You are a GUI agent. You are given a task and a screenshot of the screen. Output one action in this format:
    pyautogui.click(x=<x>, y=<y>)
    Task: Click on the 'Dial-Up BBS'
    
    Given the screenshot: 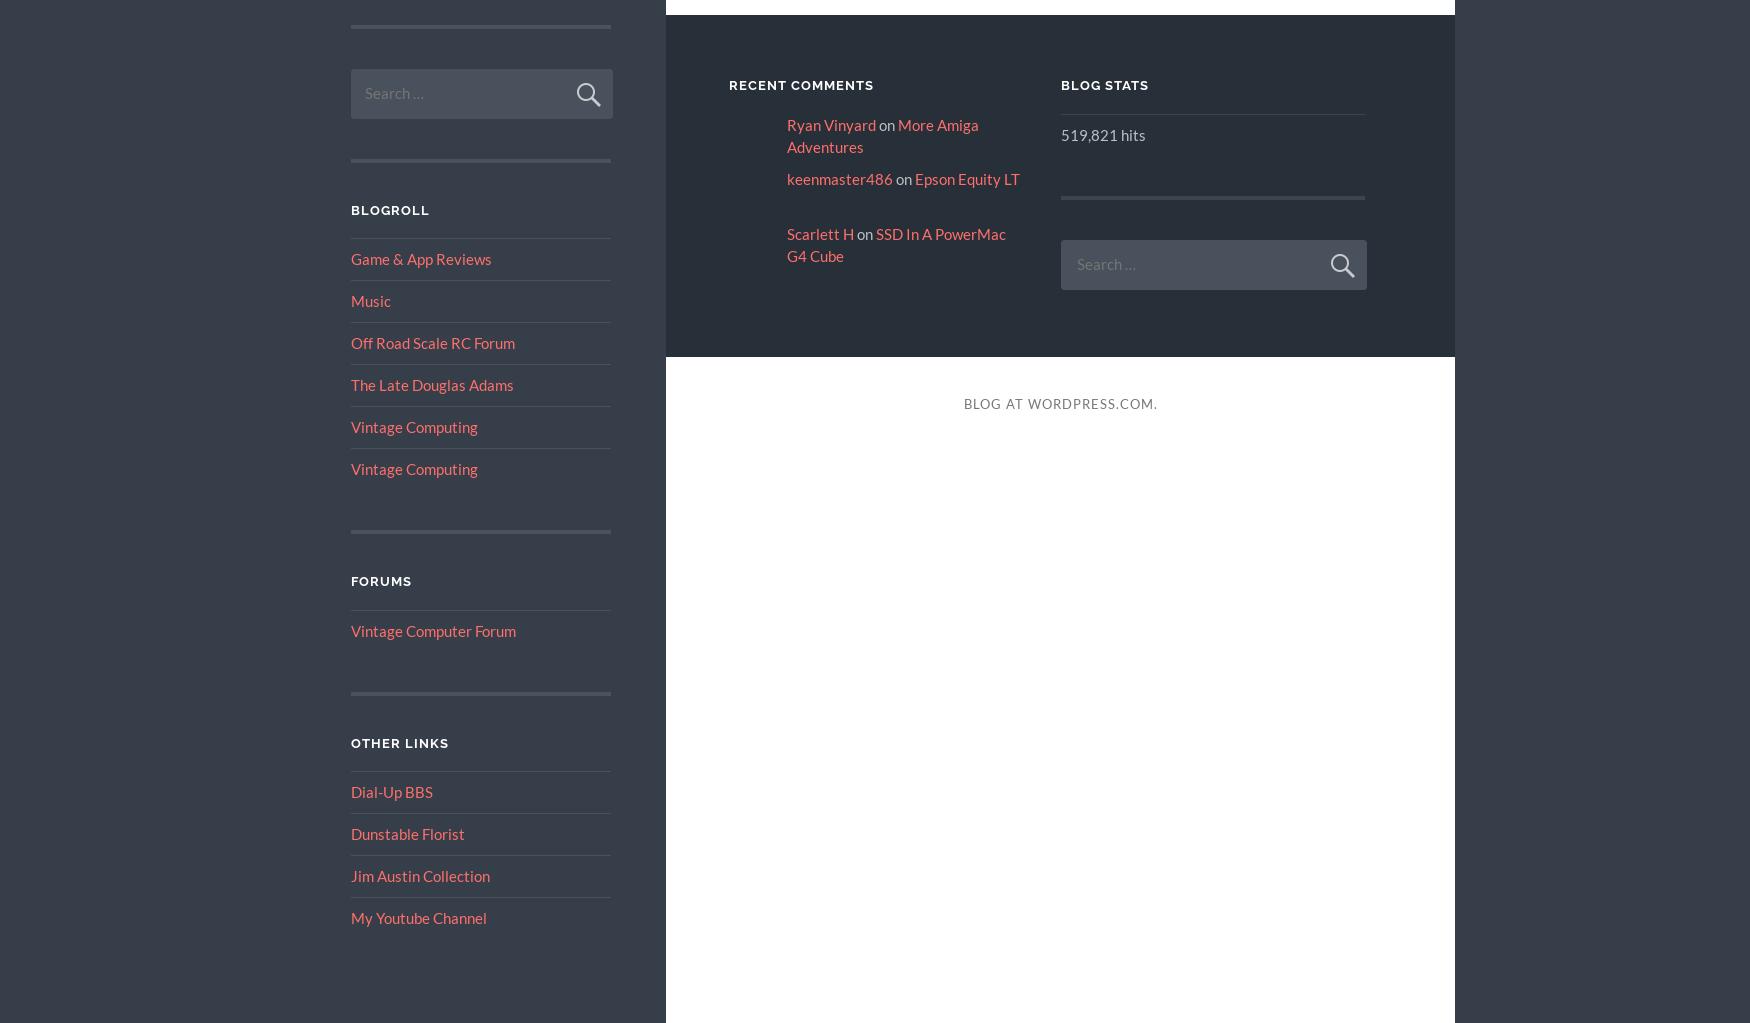 What is the action you would take?
    pyautogui.click(x=389, y=792)
    